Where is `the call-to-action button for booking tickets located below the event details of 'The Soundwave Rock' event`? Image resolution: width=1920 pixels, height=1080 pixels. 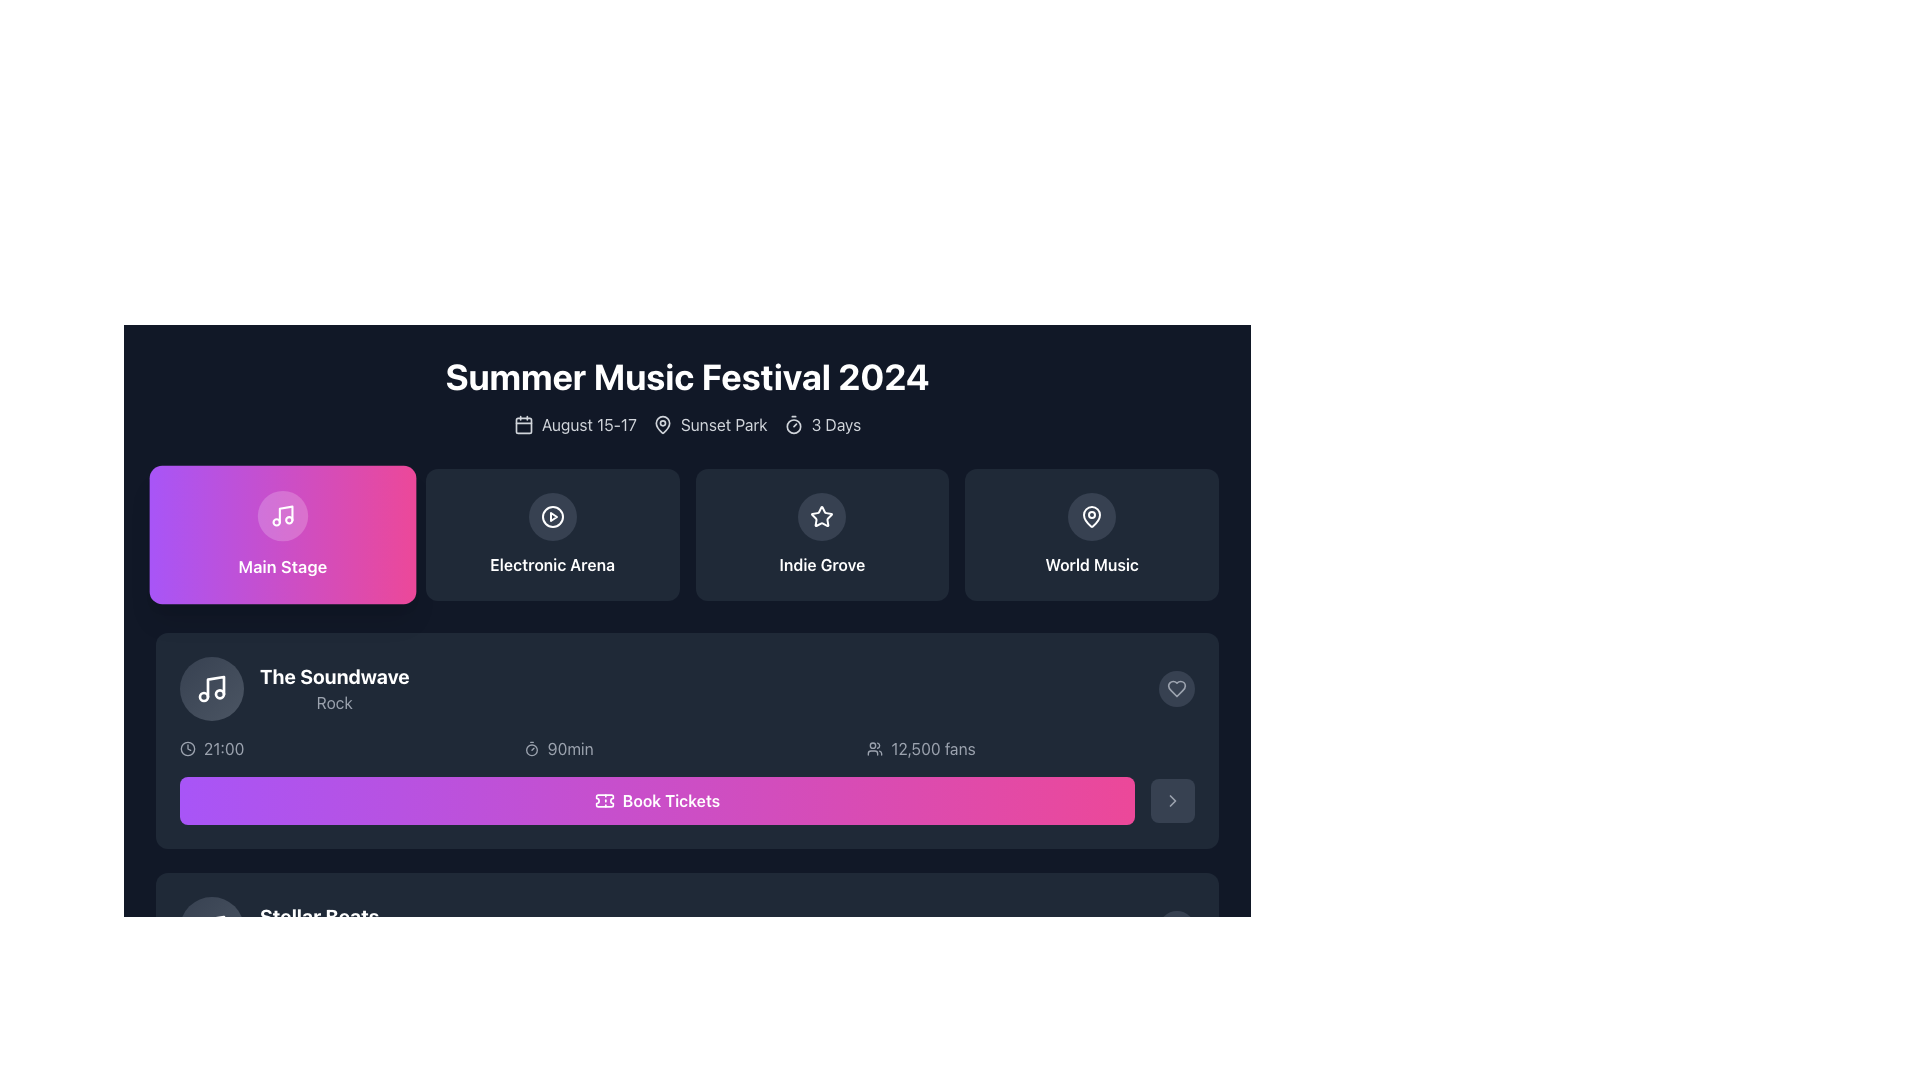
the call-to-action button for booking tickets located below the event details of 'The Soundwave Rock' event is located at coordinates (687, 800).